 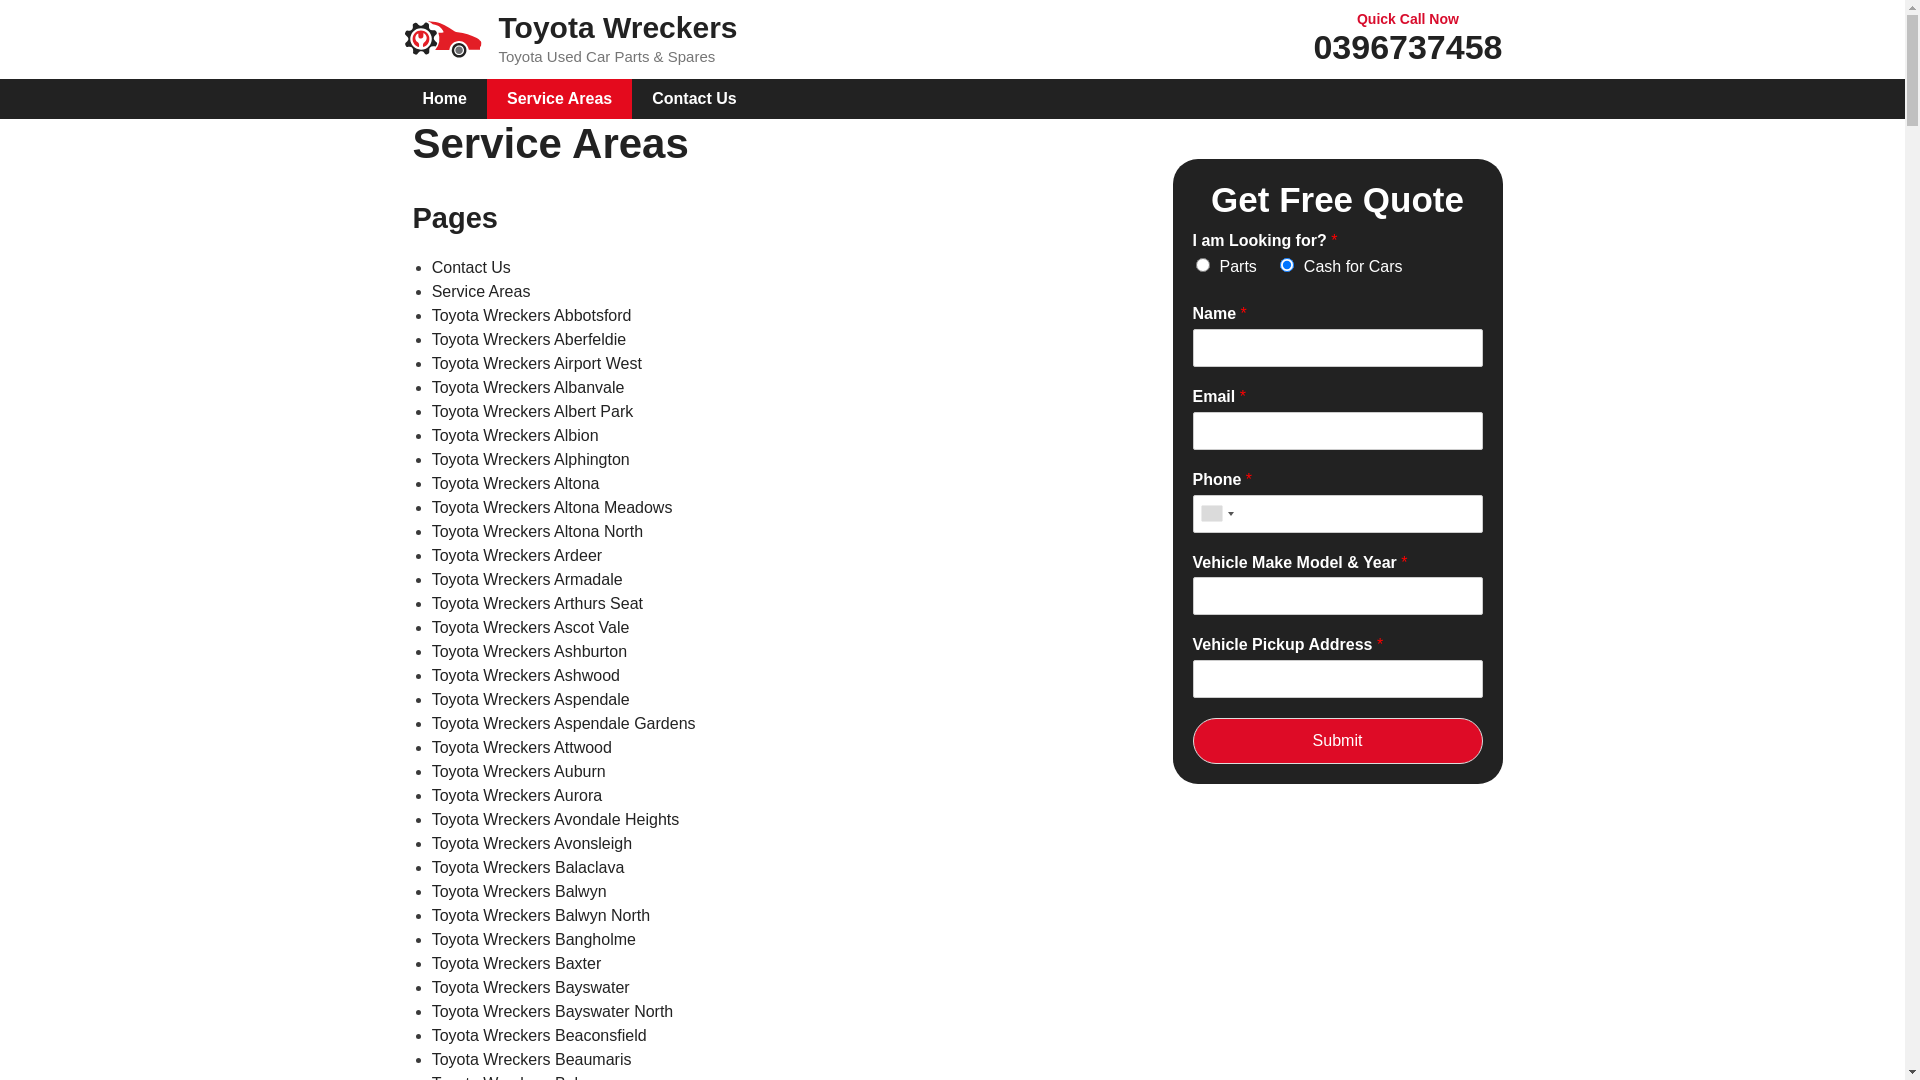 I want to click on 'Toyota Wreckers Aberfeldie', so click(x=528, y=338).